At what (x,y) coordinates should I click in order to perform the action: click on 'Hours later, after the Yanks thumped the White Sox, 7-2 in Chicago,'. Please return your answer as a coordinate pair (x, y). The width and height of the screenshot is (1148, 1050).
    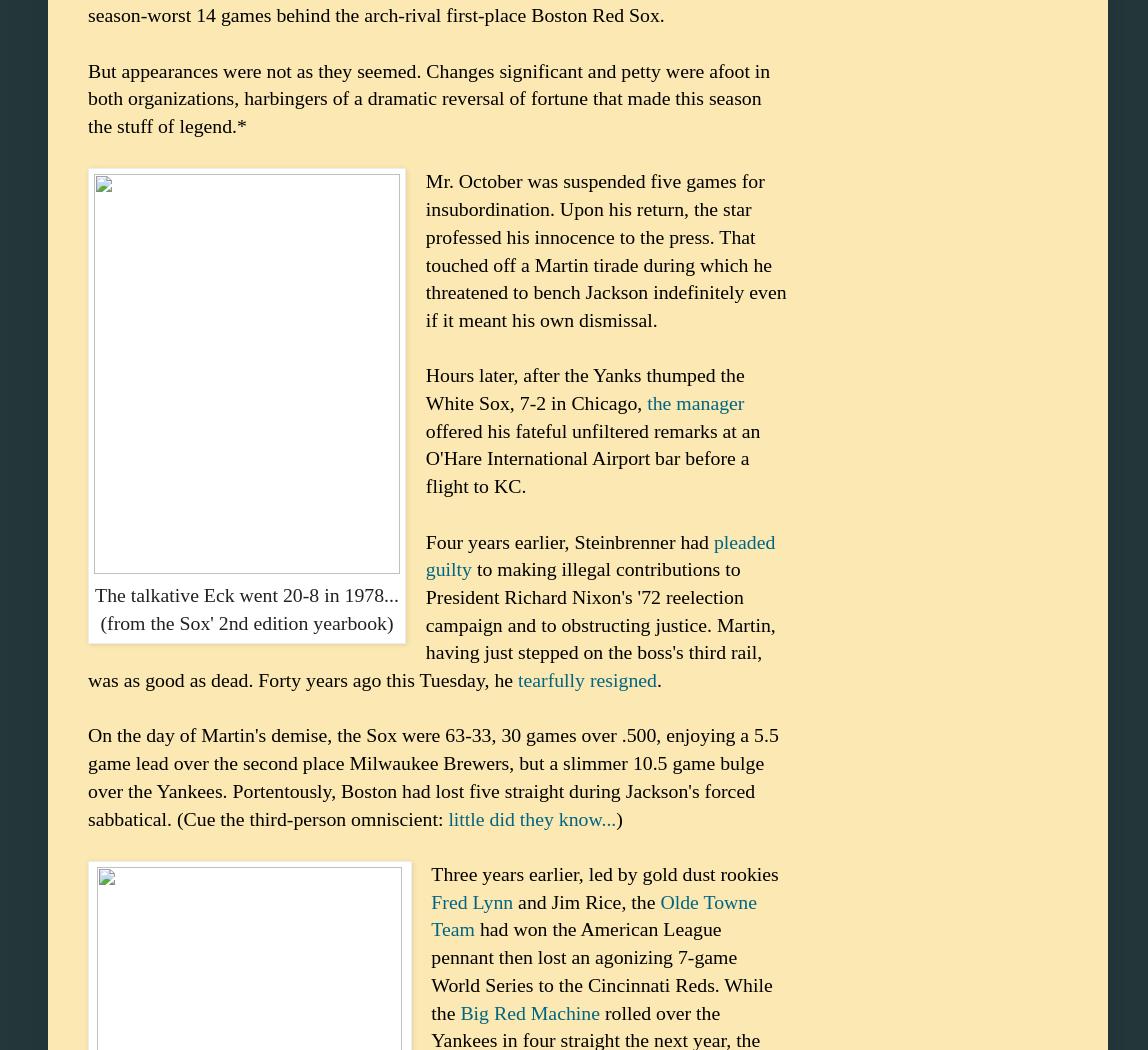
    Looking at the image, I should click on (584, 389).